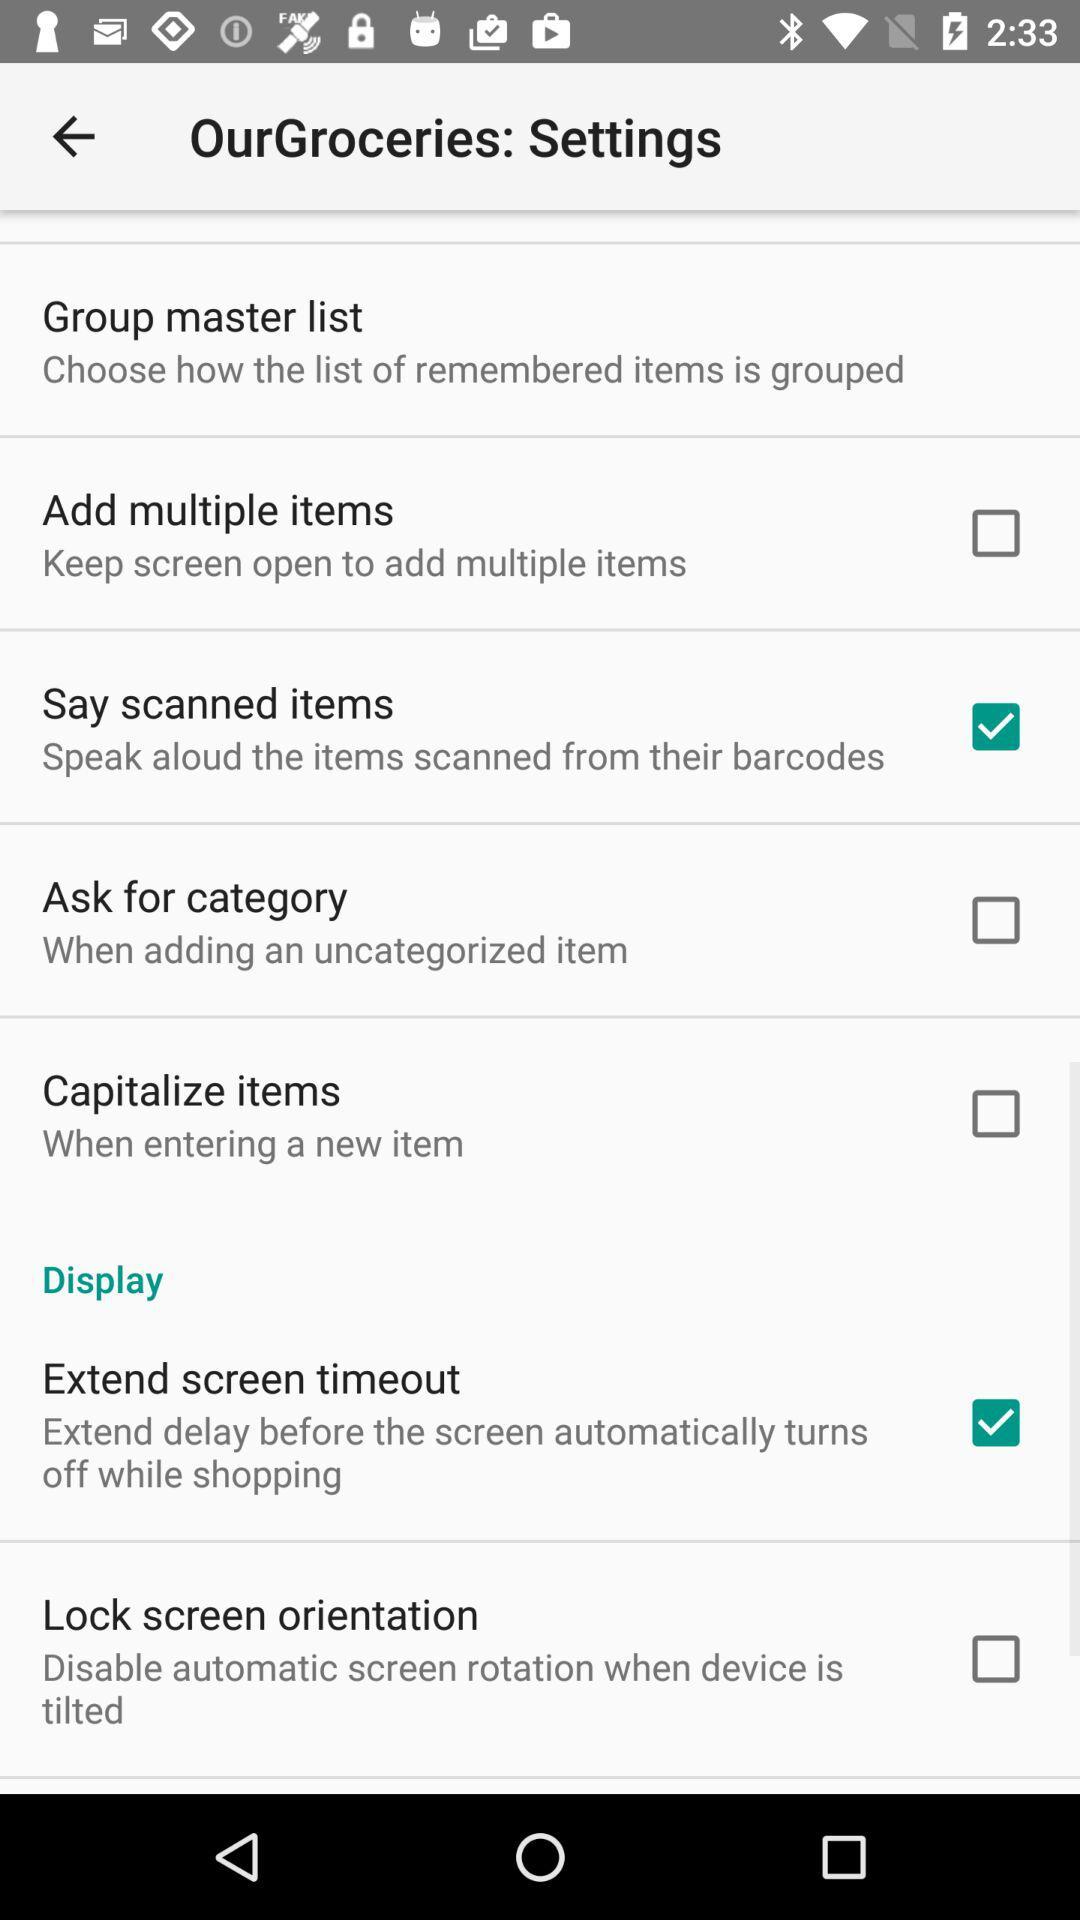 Image resolution: width=1080 pixels, height=1920 pixels. I want to click on the item above the when entering a icon, so click(191, 1088).